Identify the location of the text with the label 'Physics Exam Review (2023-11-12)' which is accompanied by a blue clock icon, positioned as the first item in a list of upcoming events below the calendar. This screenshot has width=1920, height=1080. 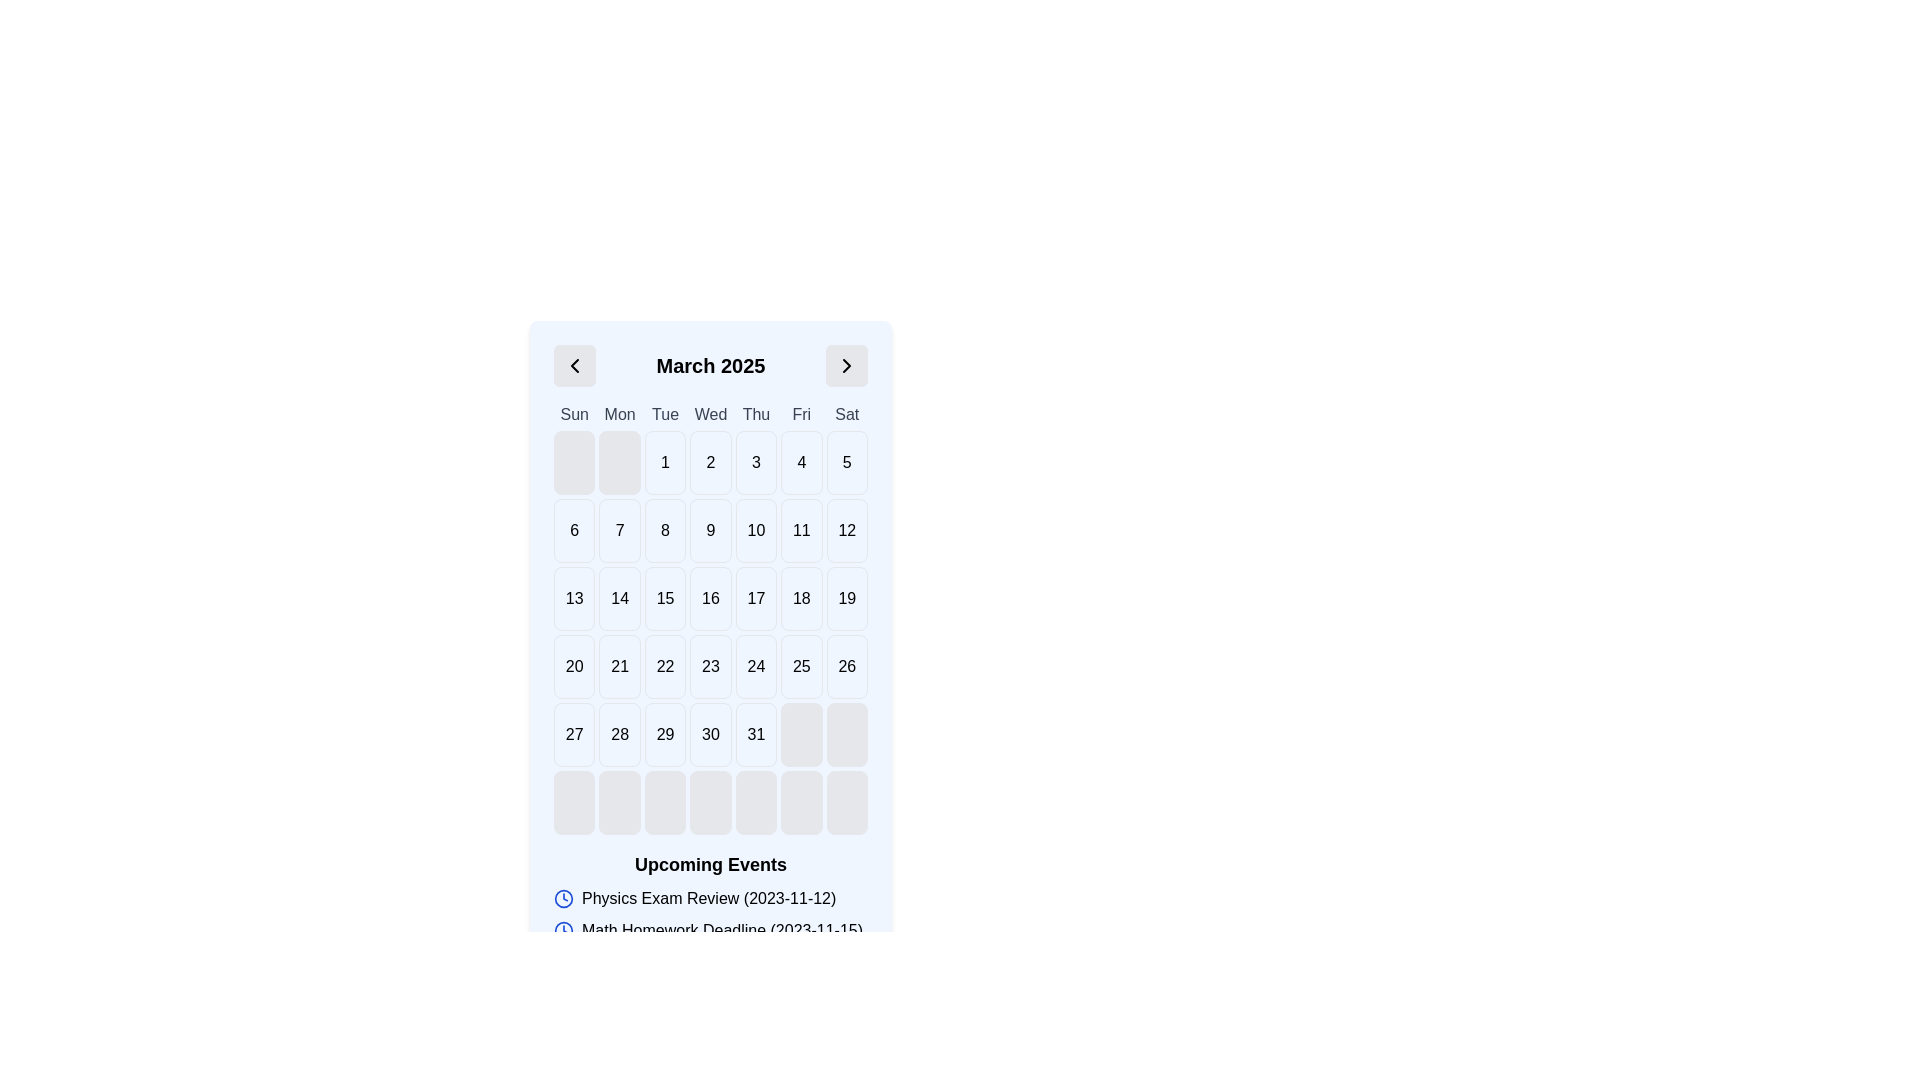
(710, 897).